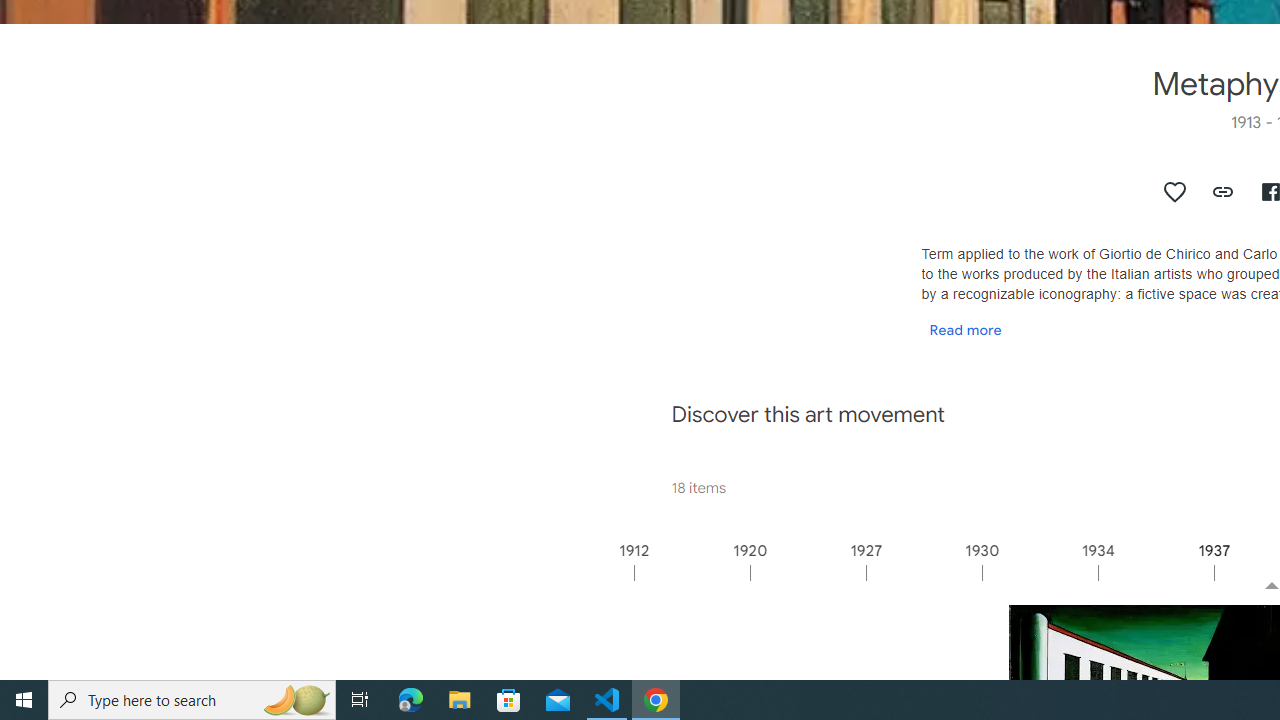  I want to click on 'Authenticate to favorite this asset.', so click(1175, 191).